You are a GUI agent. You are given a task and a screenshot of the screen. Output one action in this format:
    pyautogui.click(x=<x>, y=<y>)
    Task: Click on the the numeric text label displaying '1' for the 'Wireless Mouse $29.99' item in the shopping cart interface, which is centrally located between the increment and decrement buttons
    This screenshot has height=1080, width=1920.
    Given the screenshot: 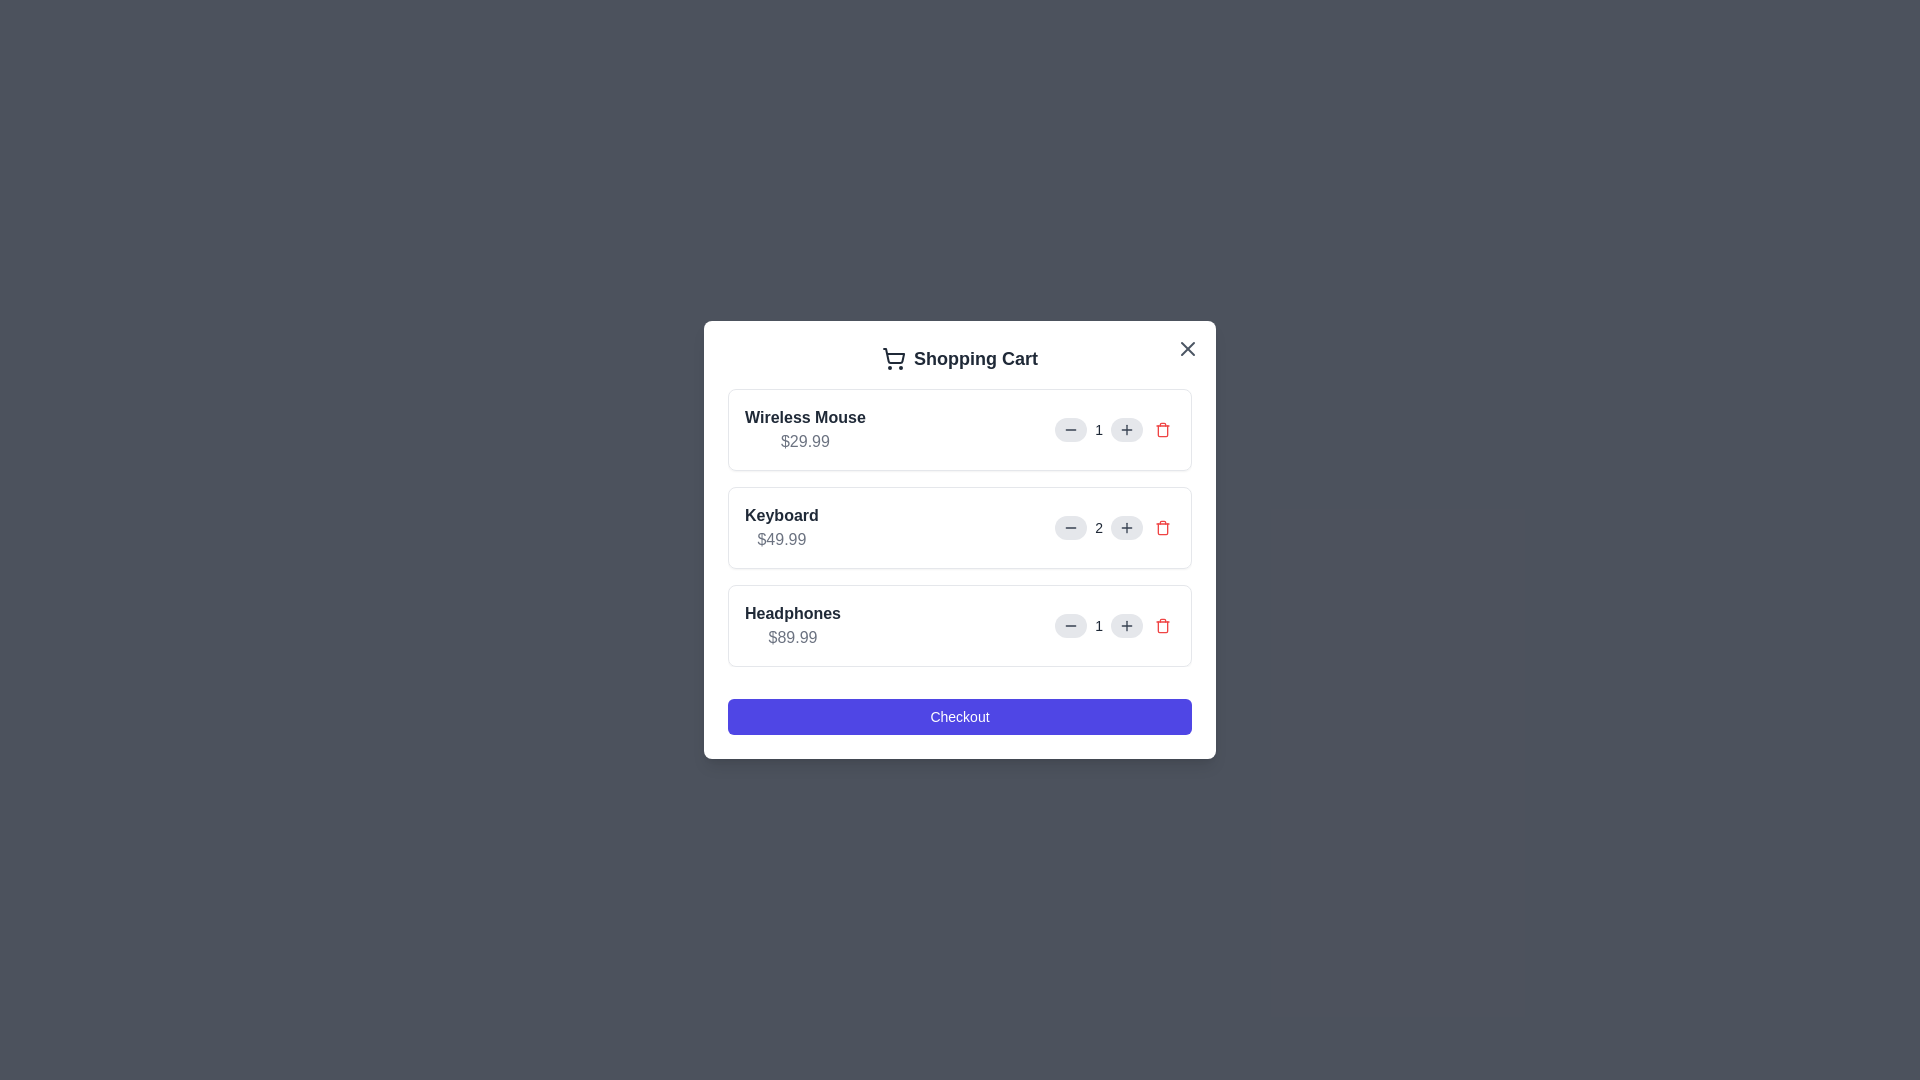 What is the action you would take?
    pyautogui.click(x=1114, y=428)
    